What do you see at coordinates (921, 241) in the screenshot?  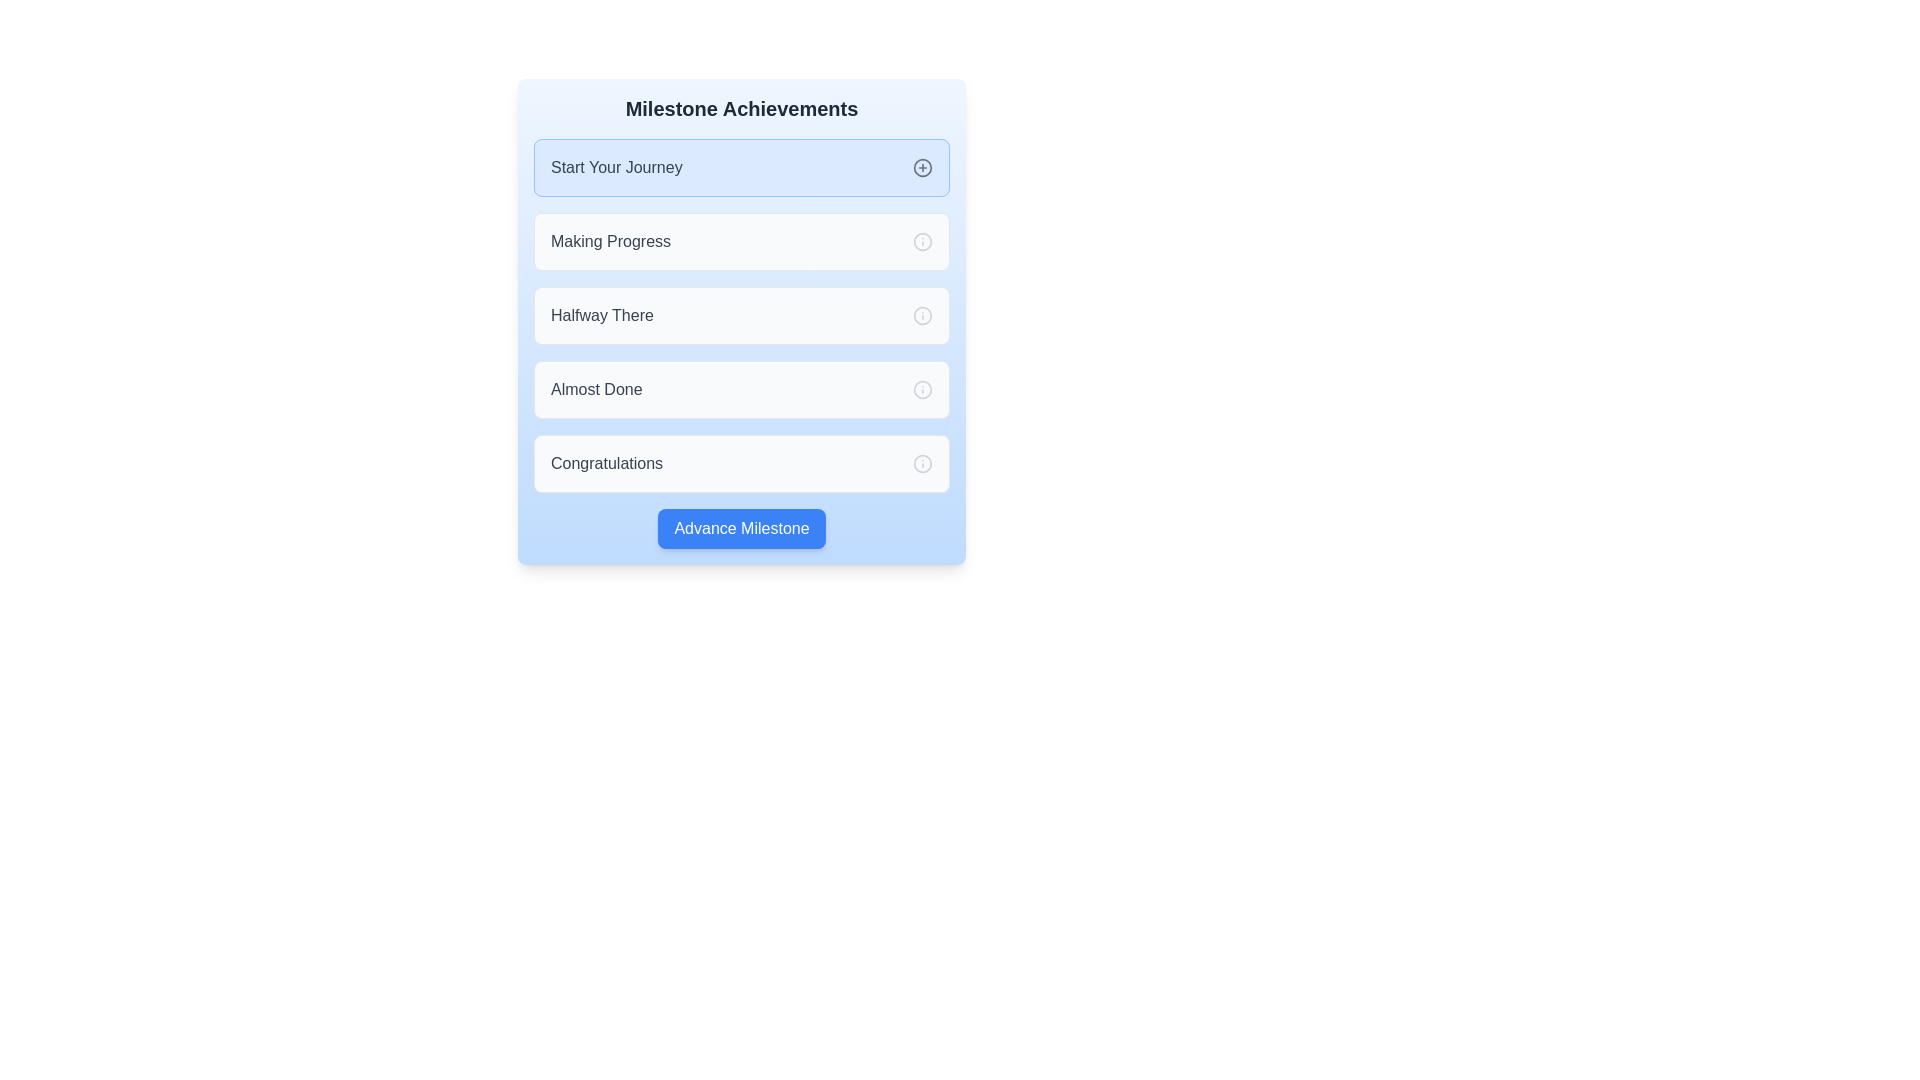 I see `the informational icon located to the right of the 'Making Progress' text` at bounding box center [921, 241].